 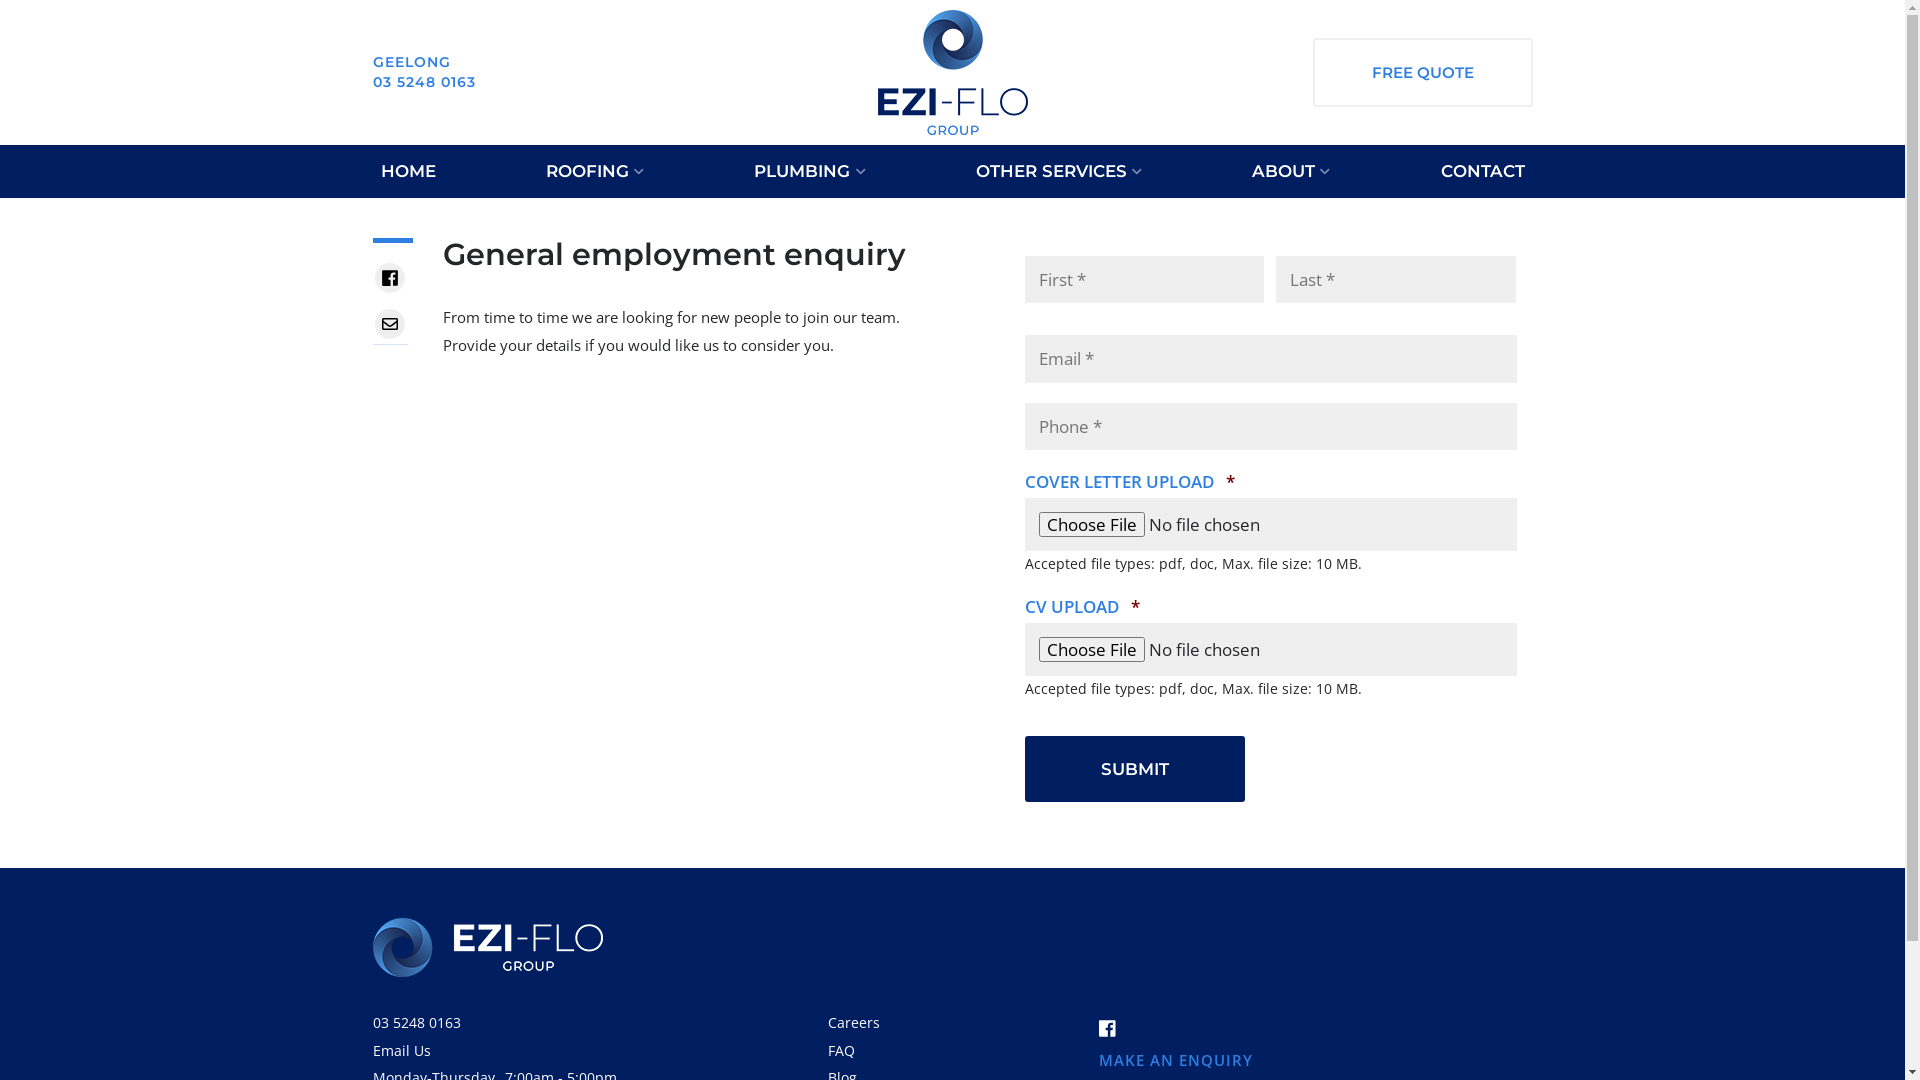 What do you see at coordinates (1134, 768) in the screenshot?
I see `'Submit'` at bounding box center [1134, 768].